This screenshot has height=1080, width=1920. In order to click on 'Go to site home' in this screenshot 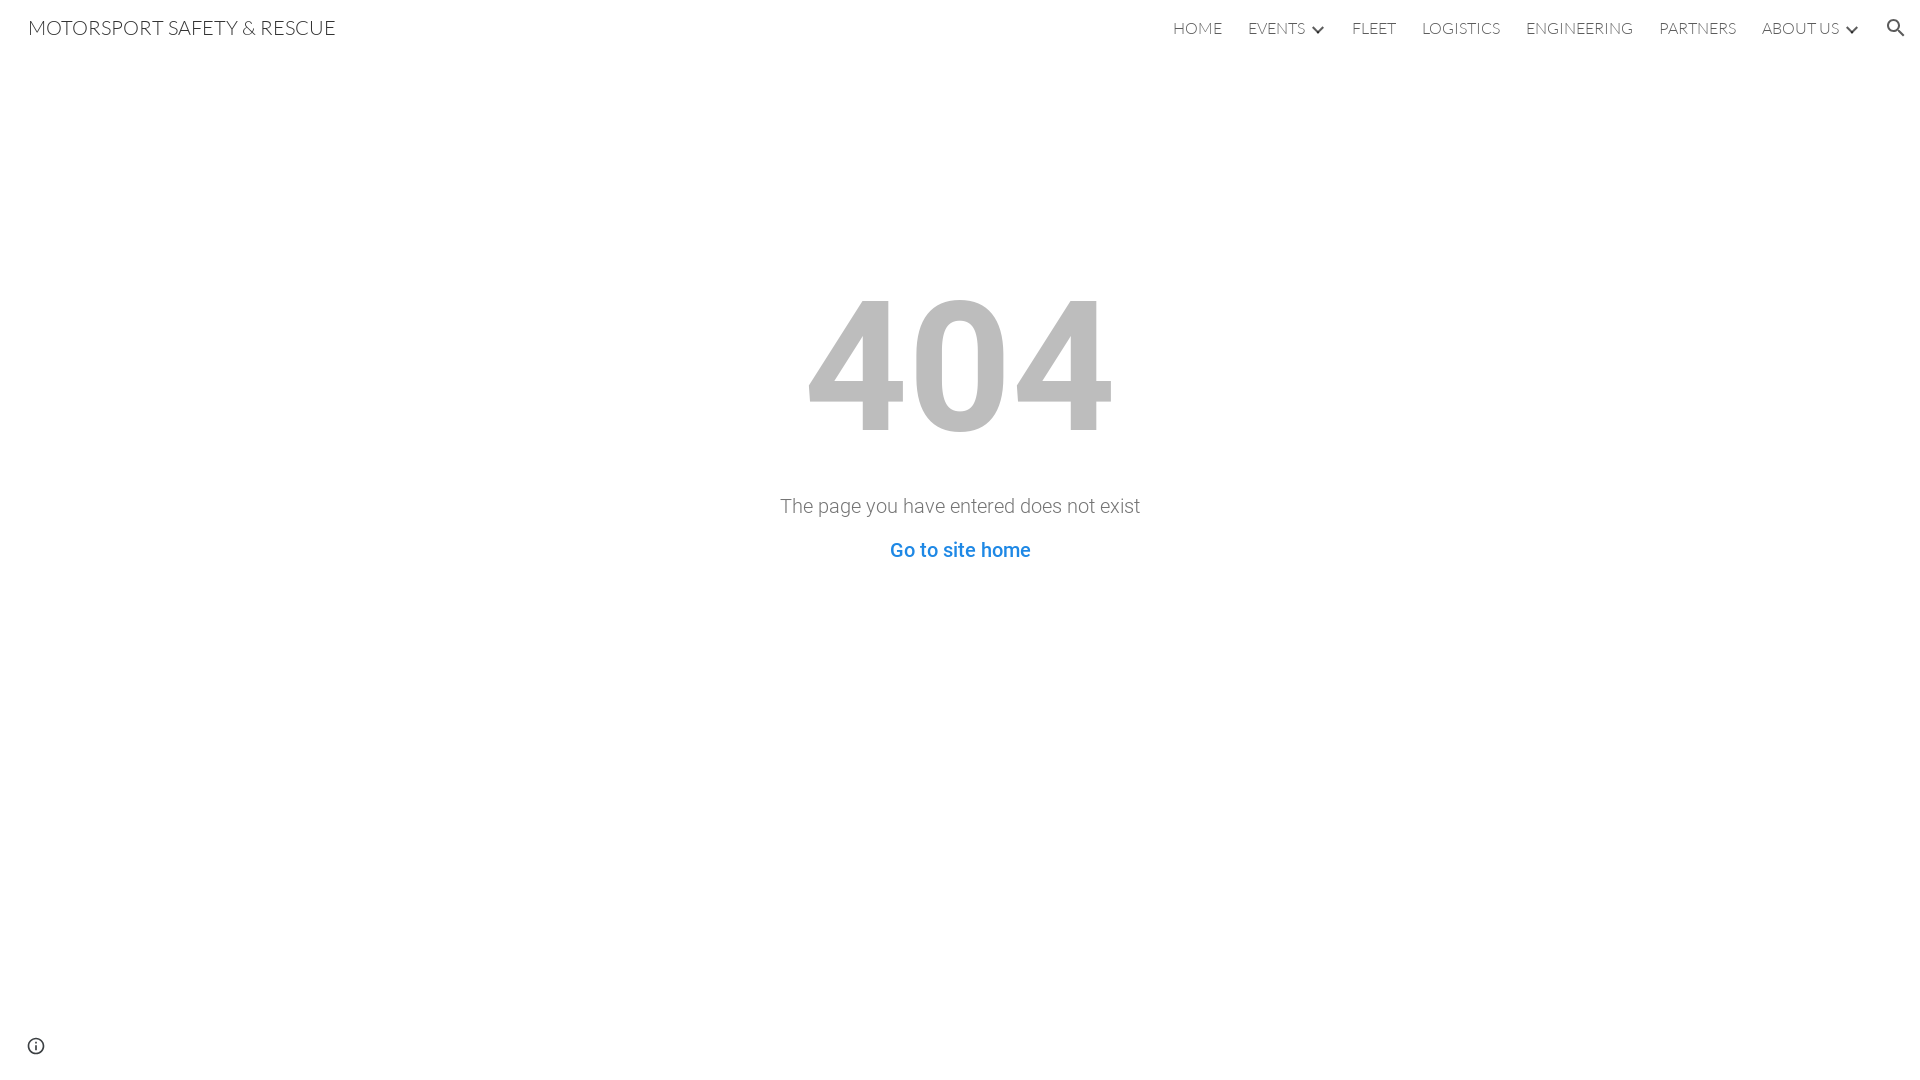, I will do `click(960, 550)`.